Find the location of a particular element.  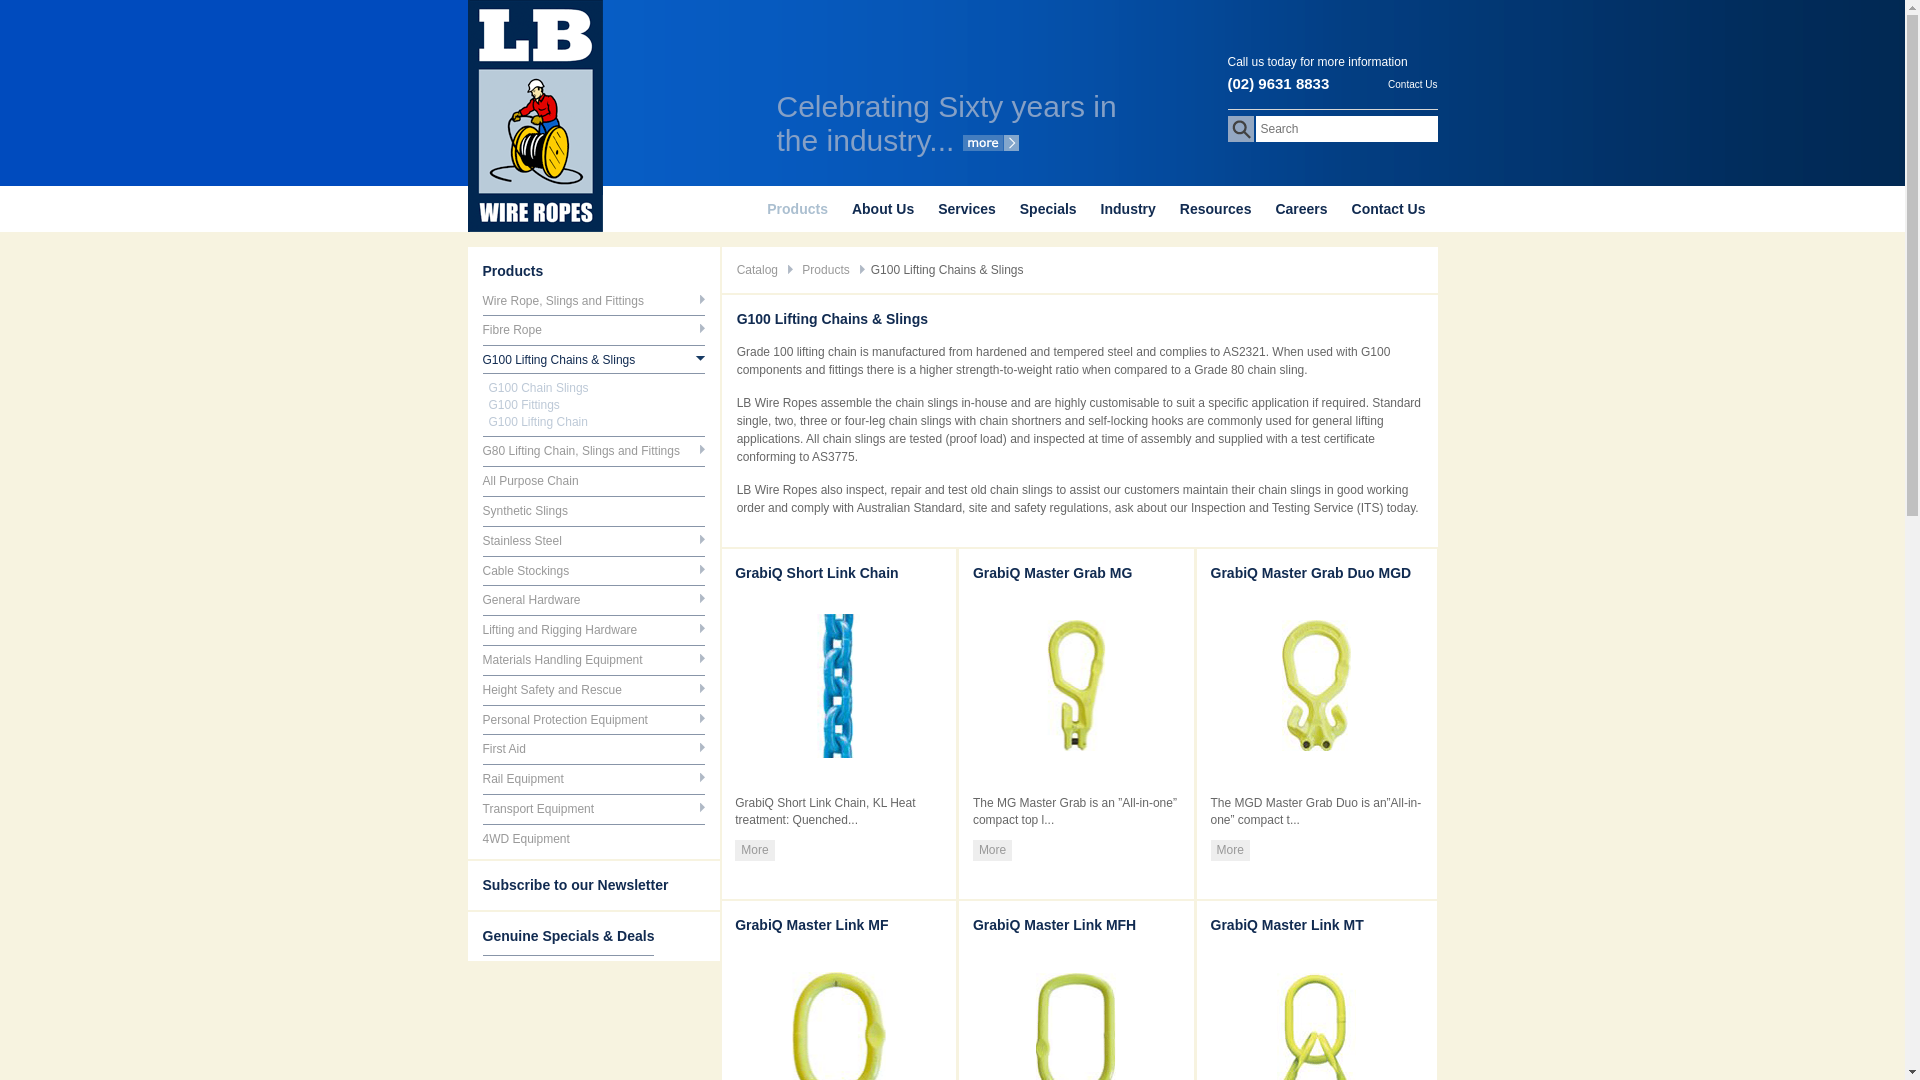

'Products' is located at coordinates (512, 270).